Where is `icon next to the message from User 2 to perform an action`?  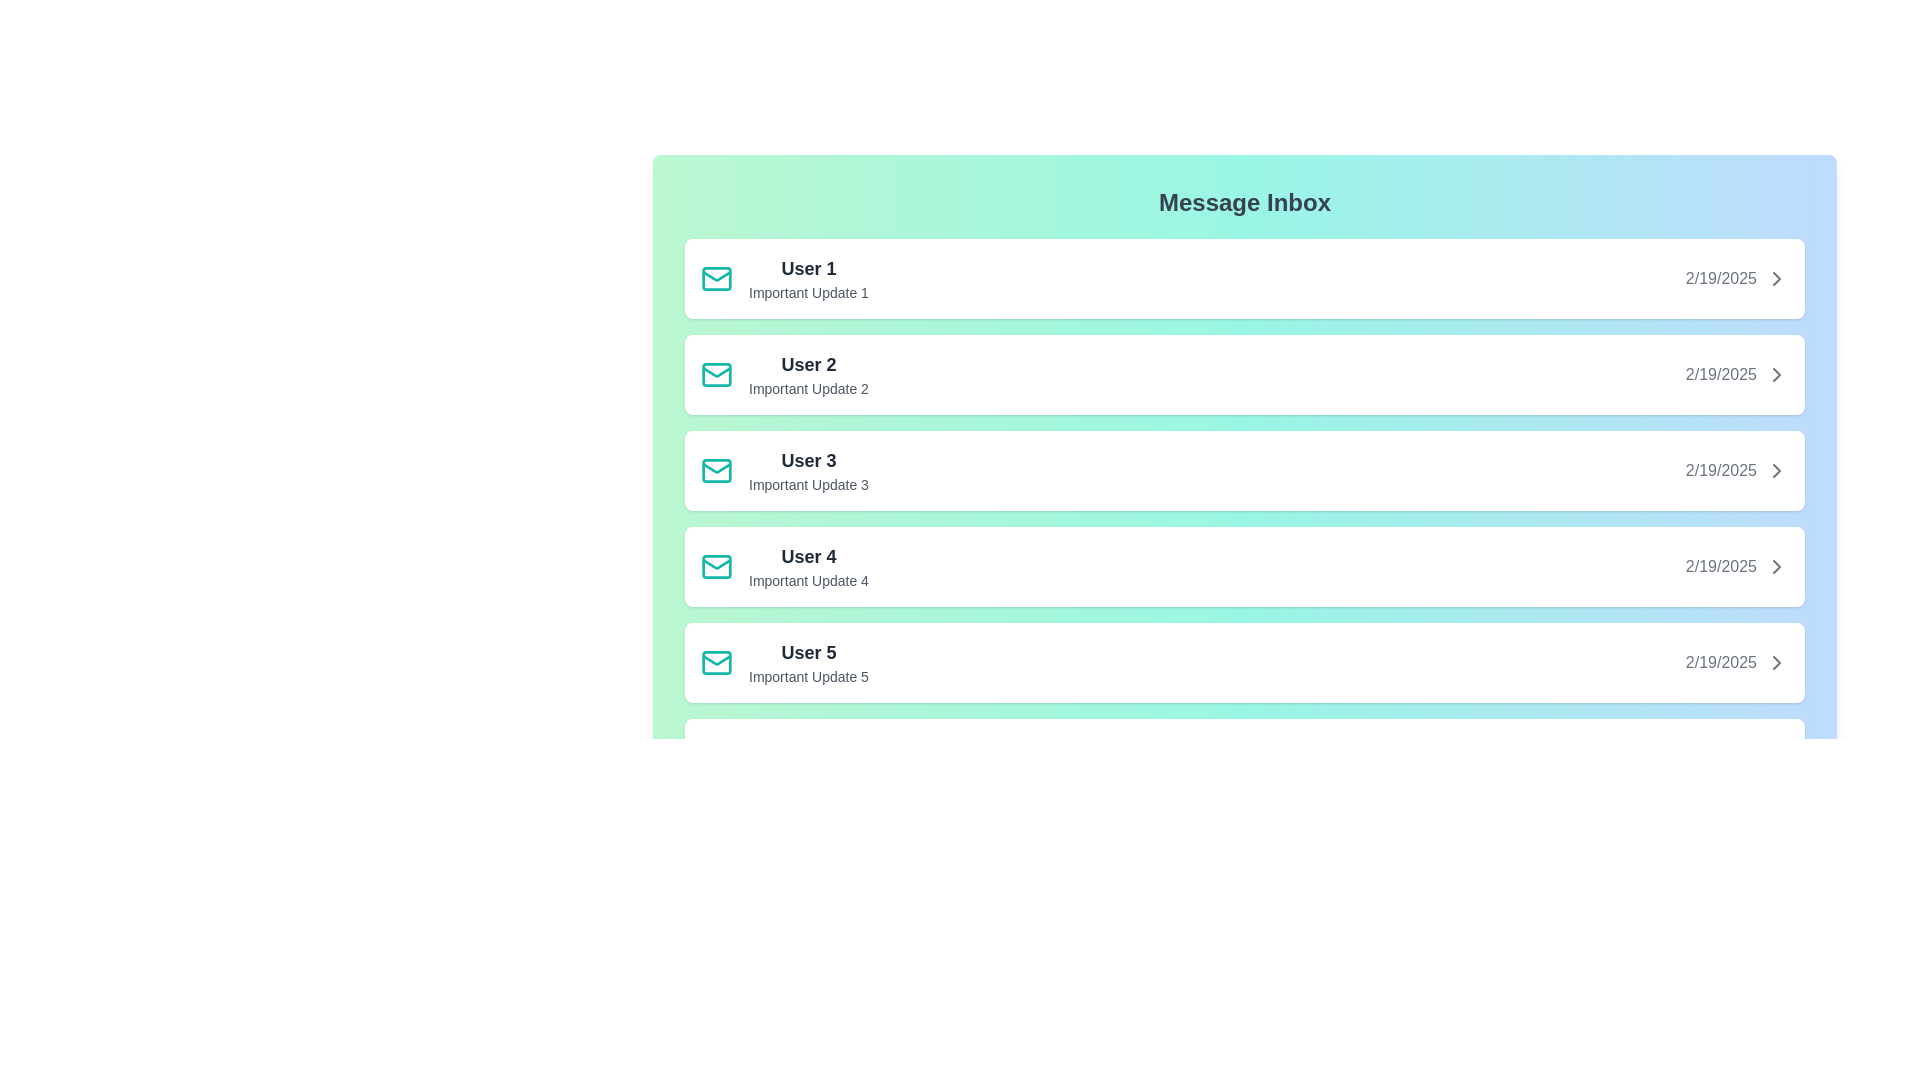
icon next to the message from User 2 to perform an action is located at coordinates (716, 374).